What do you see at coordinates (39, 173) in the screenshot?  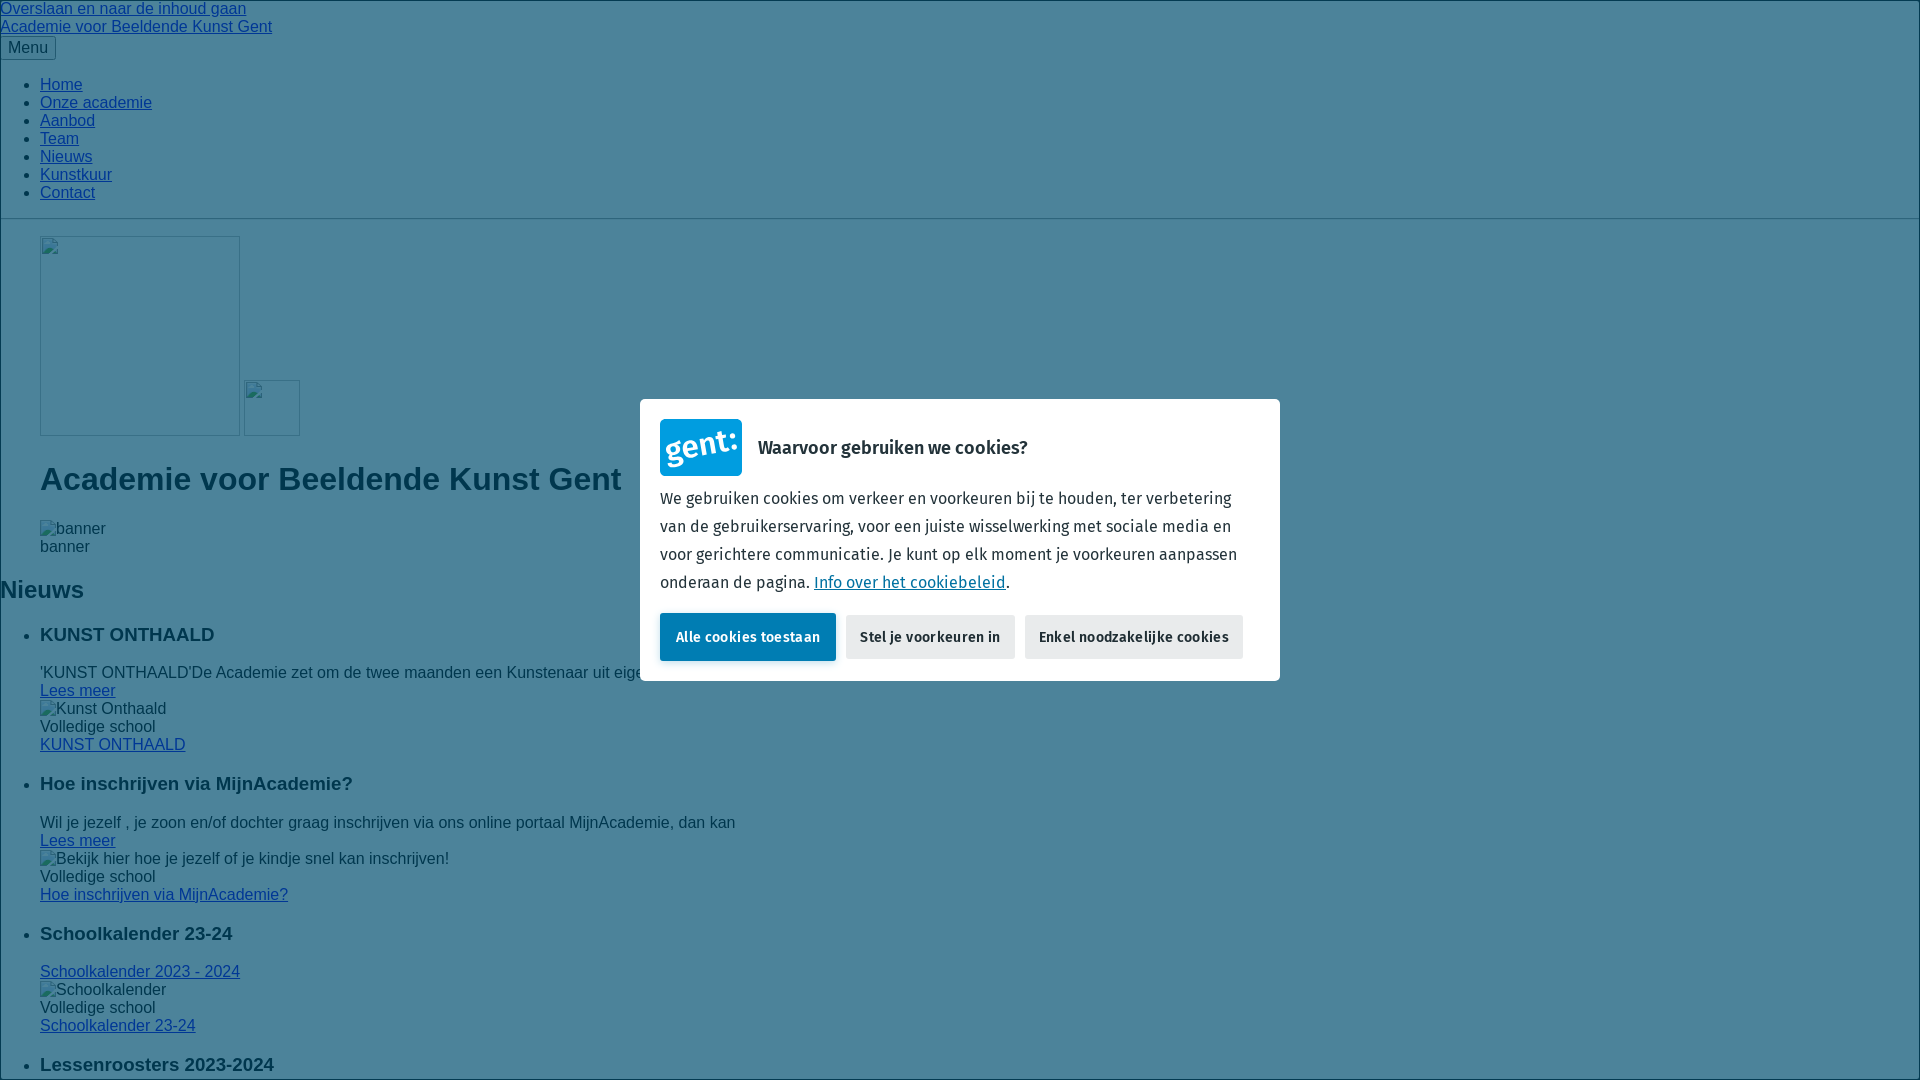 I see `'Kunstkuur'` at bounding box center [39, 173].